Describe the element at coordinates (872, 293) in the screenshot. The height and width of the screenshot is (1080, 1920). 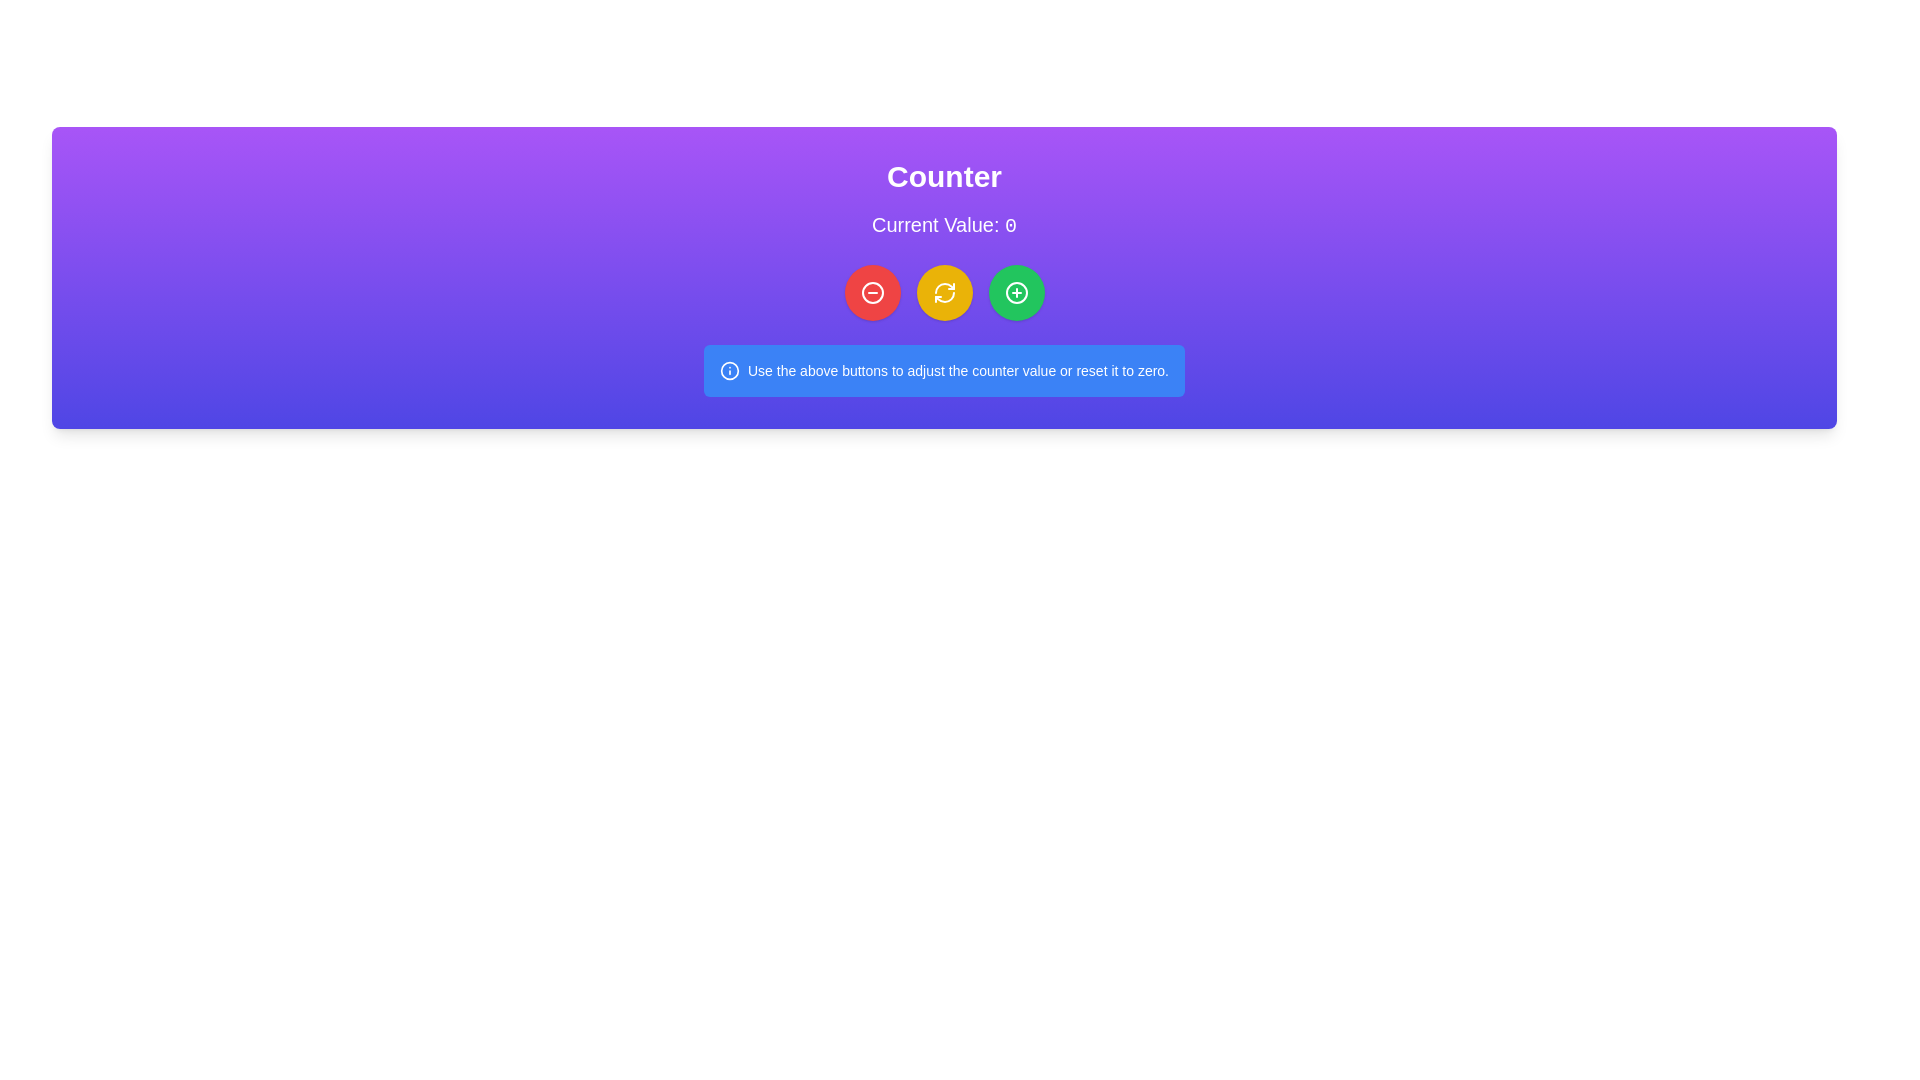
I see `the circular red button with a white minus icon to observe interactive style changes` at that location.